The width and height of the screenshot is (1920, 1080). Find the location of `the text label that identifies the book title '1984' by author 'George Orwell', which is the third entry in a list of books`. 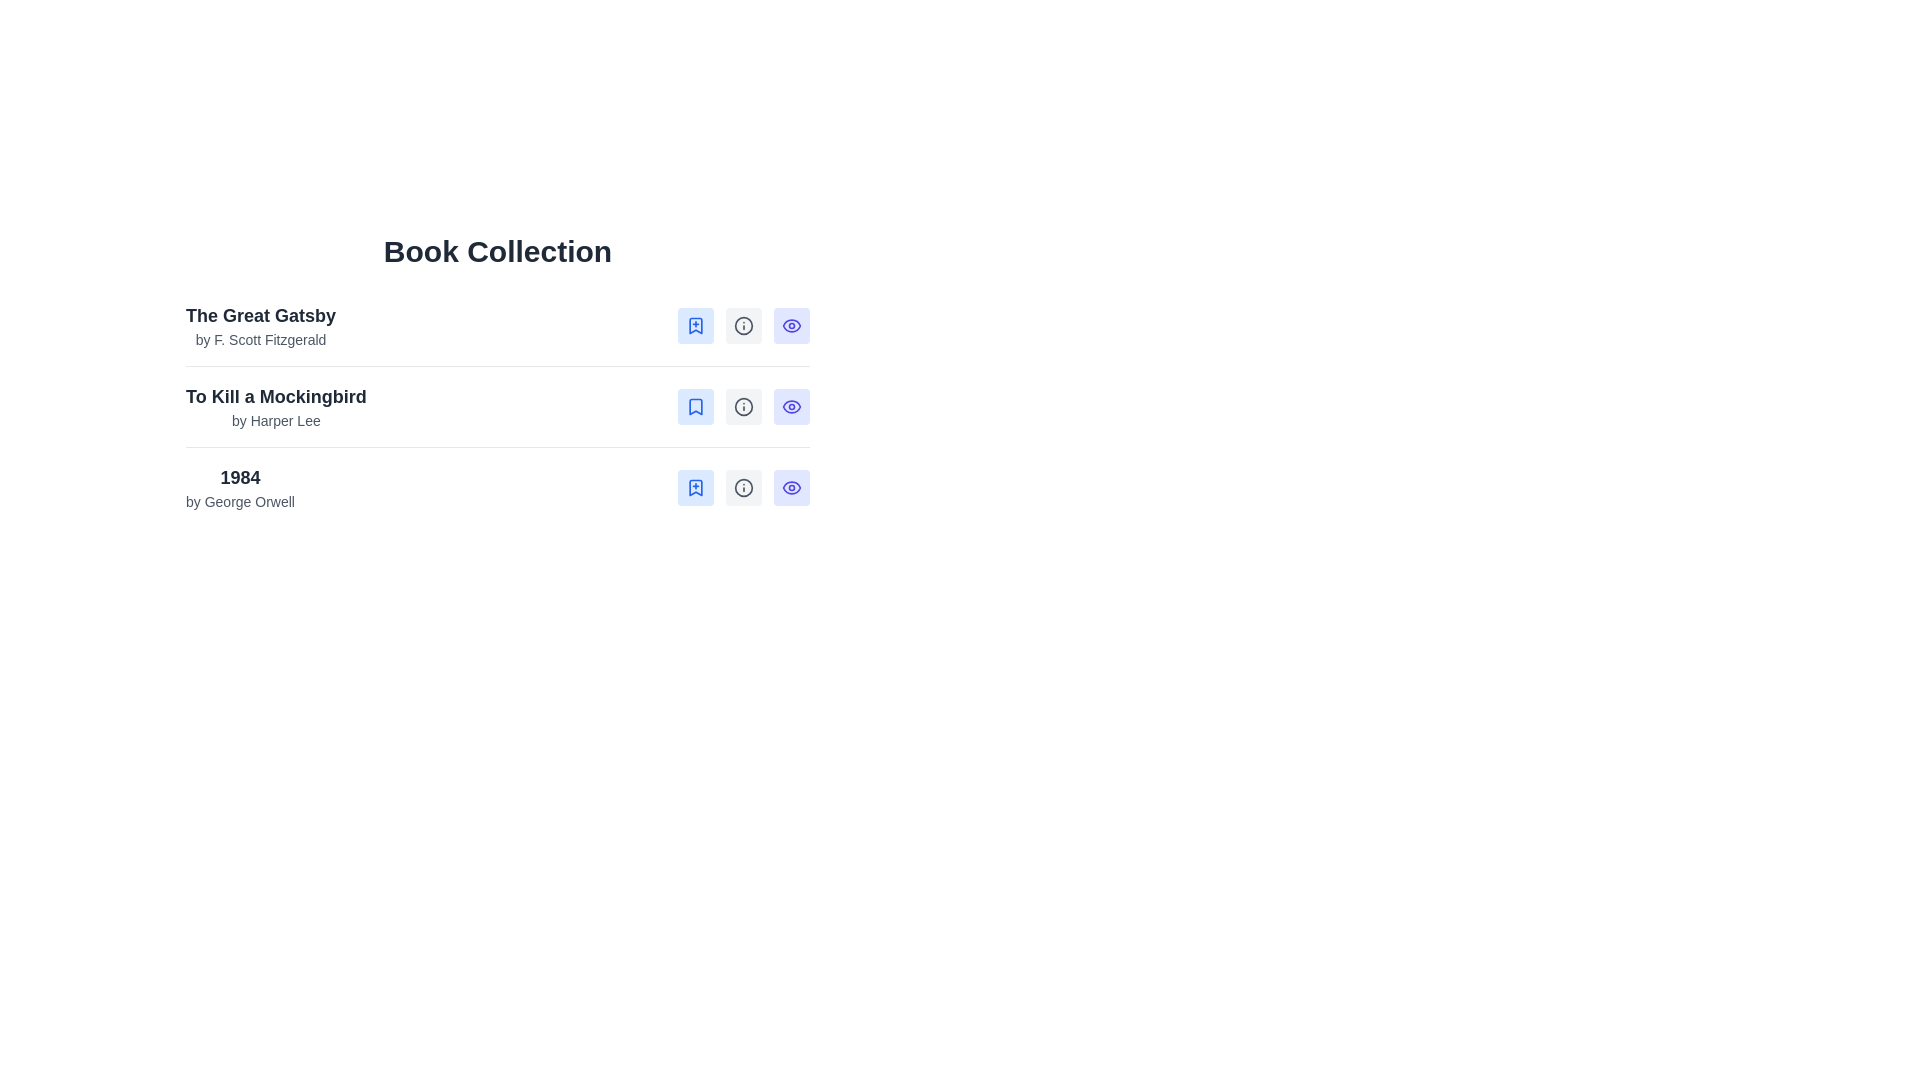

the text label that identifies the book title '1984' by author 'George Orwell', which is the third entry in a list of books is located at coordinates (240, 488).